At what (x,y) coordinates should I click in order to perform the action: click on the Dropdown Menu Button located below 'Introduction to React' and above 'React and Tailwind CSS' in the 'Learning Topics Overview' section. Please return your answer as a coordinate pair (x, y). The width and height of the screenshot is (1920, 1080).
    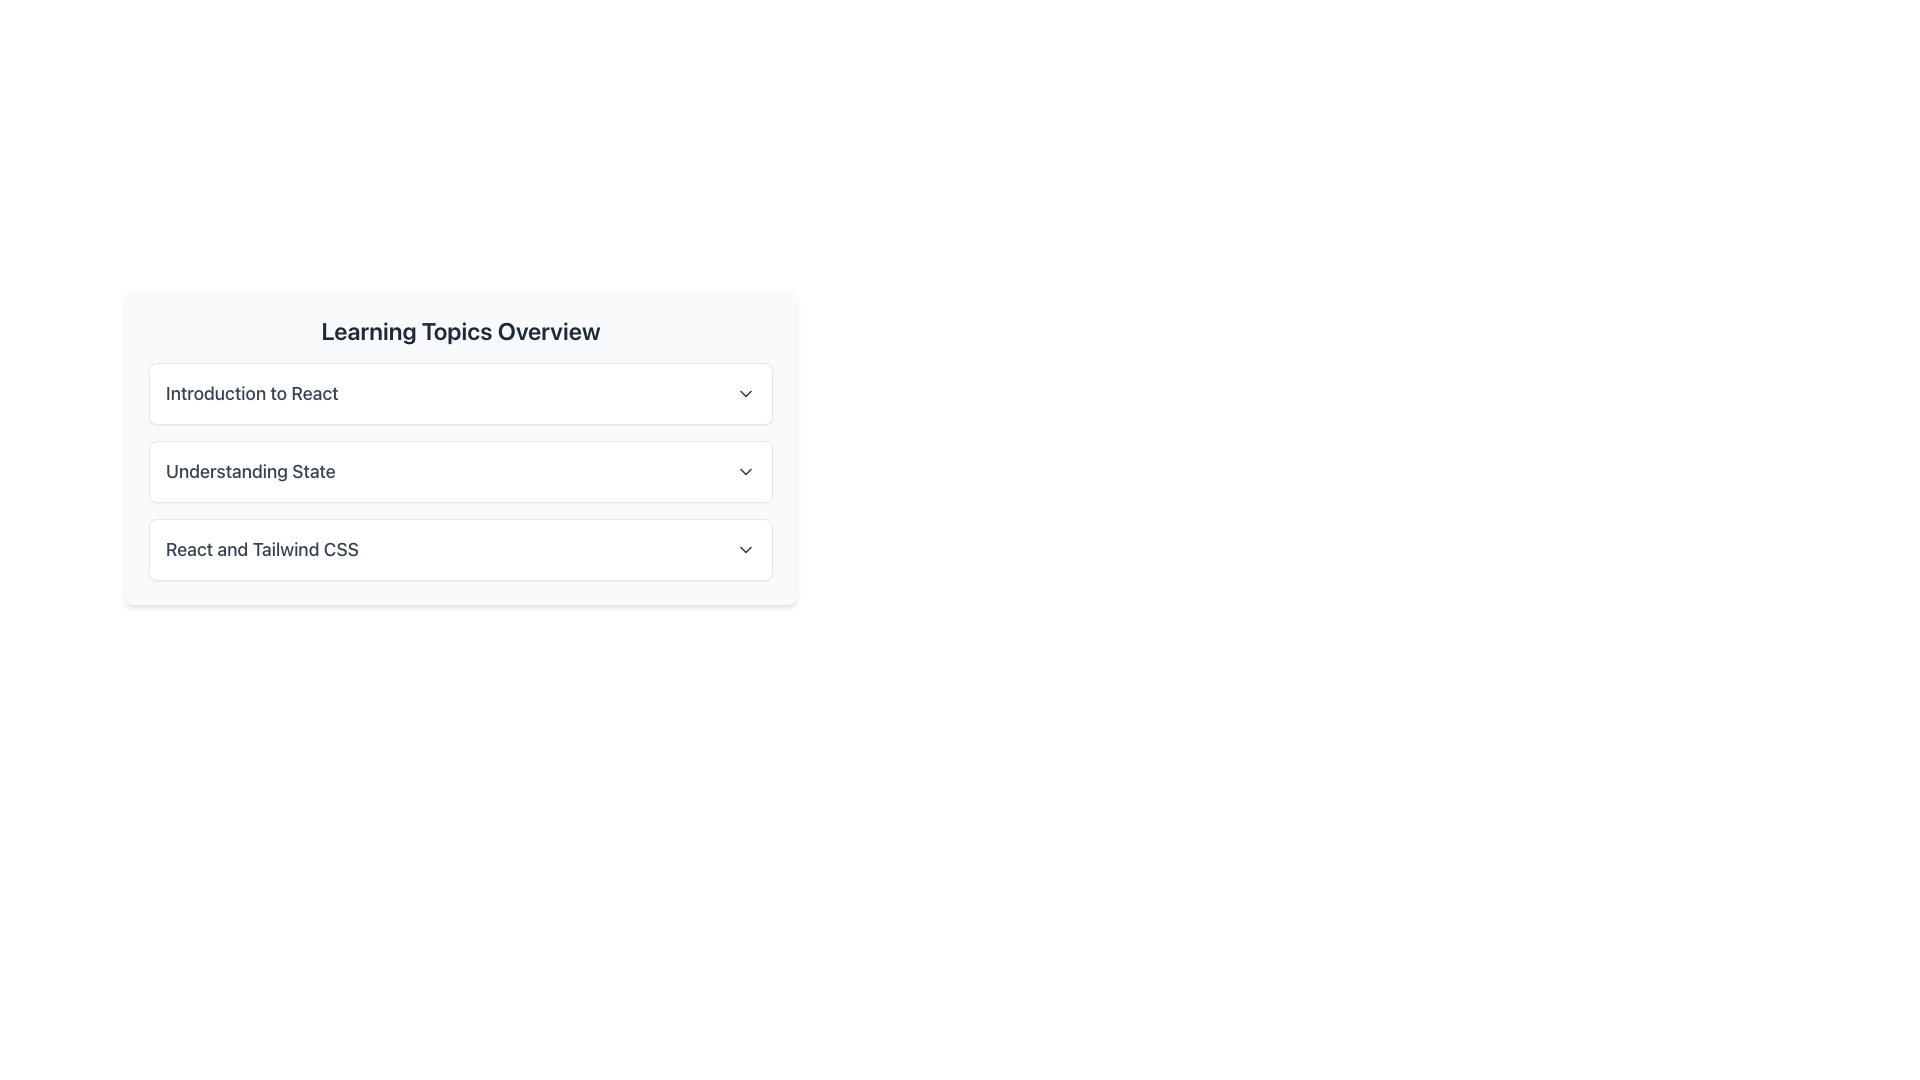
    Looking at the image, I should click on (459, 471).